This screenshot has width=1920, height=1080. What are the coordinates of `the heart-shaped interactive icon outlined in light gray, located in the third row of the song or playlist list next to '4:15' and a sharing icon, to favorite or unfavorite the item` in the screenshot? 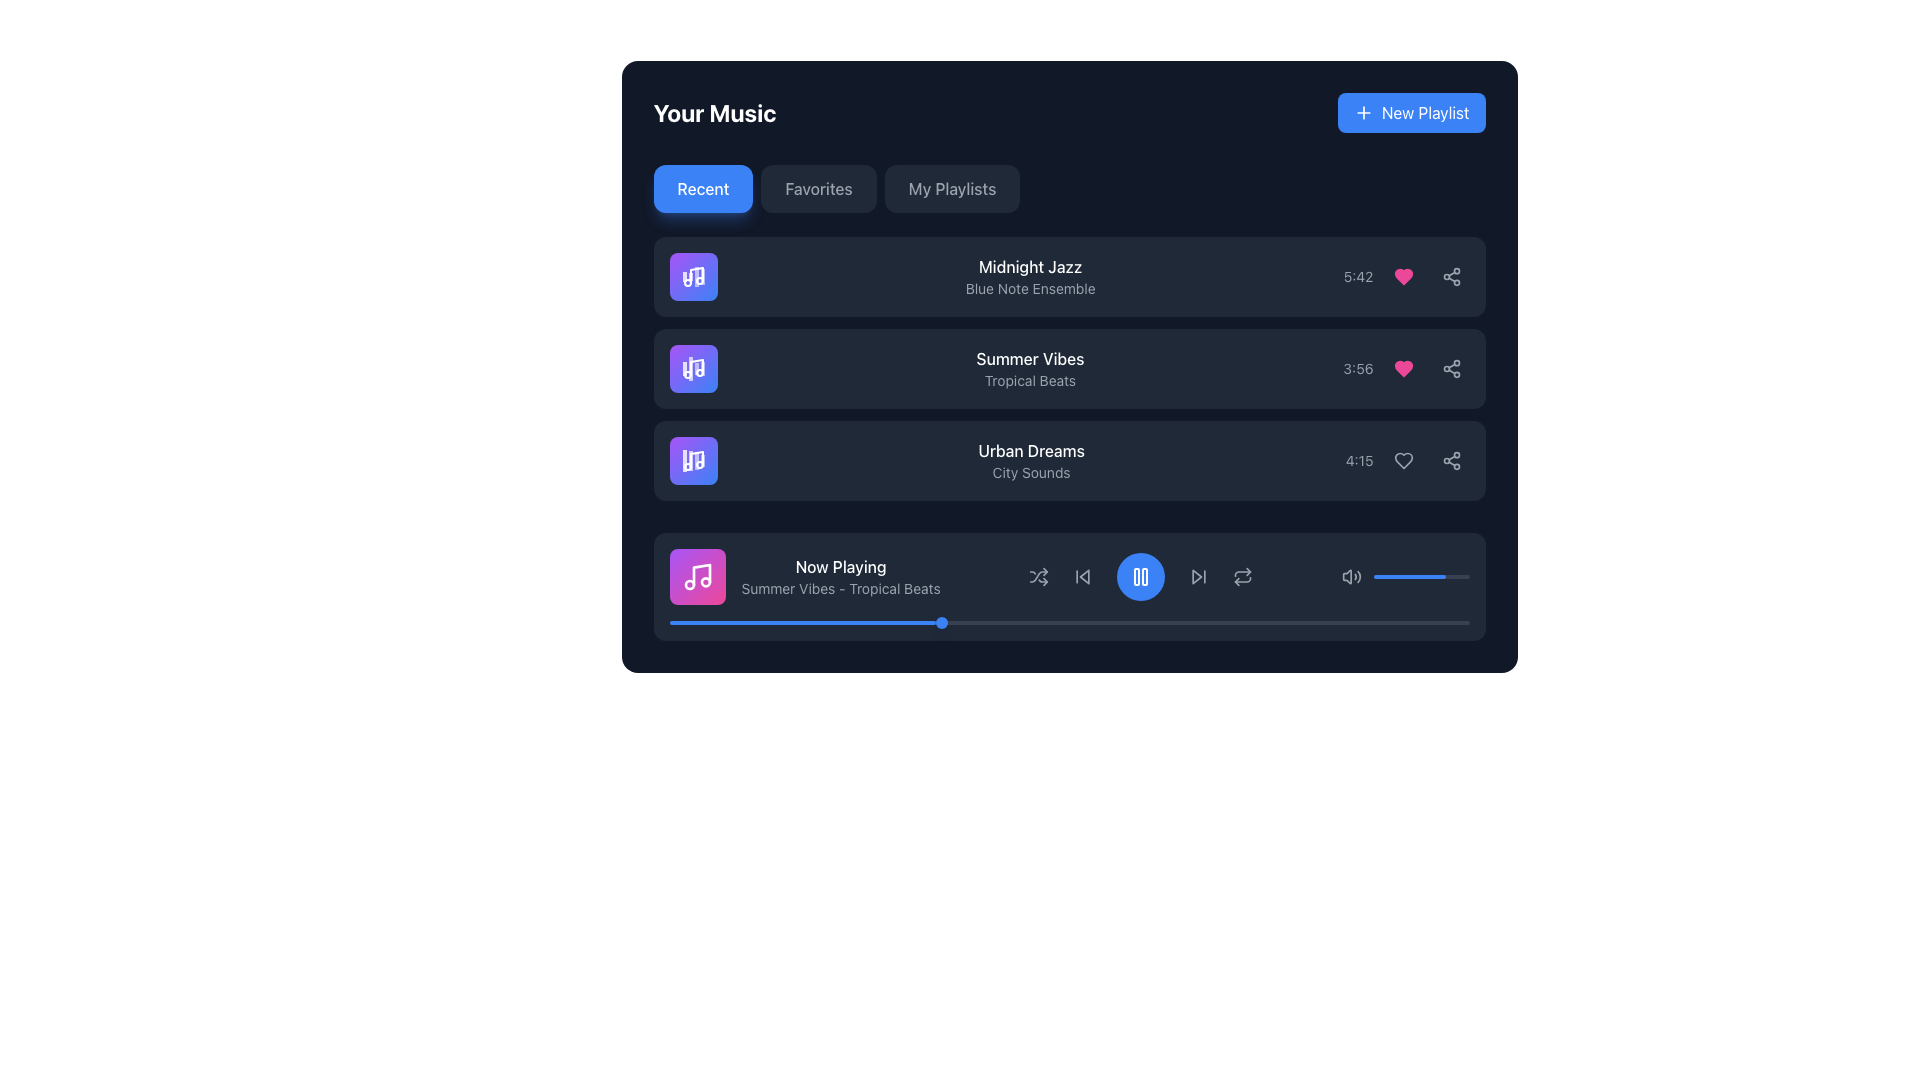 It's located at (1402, 461).